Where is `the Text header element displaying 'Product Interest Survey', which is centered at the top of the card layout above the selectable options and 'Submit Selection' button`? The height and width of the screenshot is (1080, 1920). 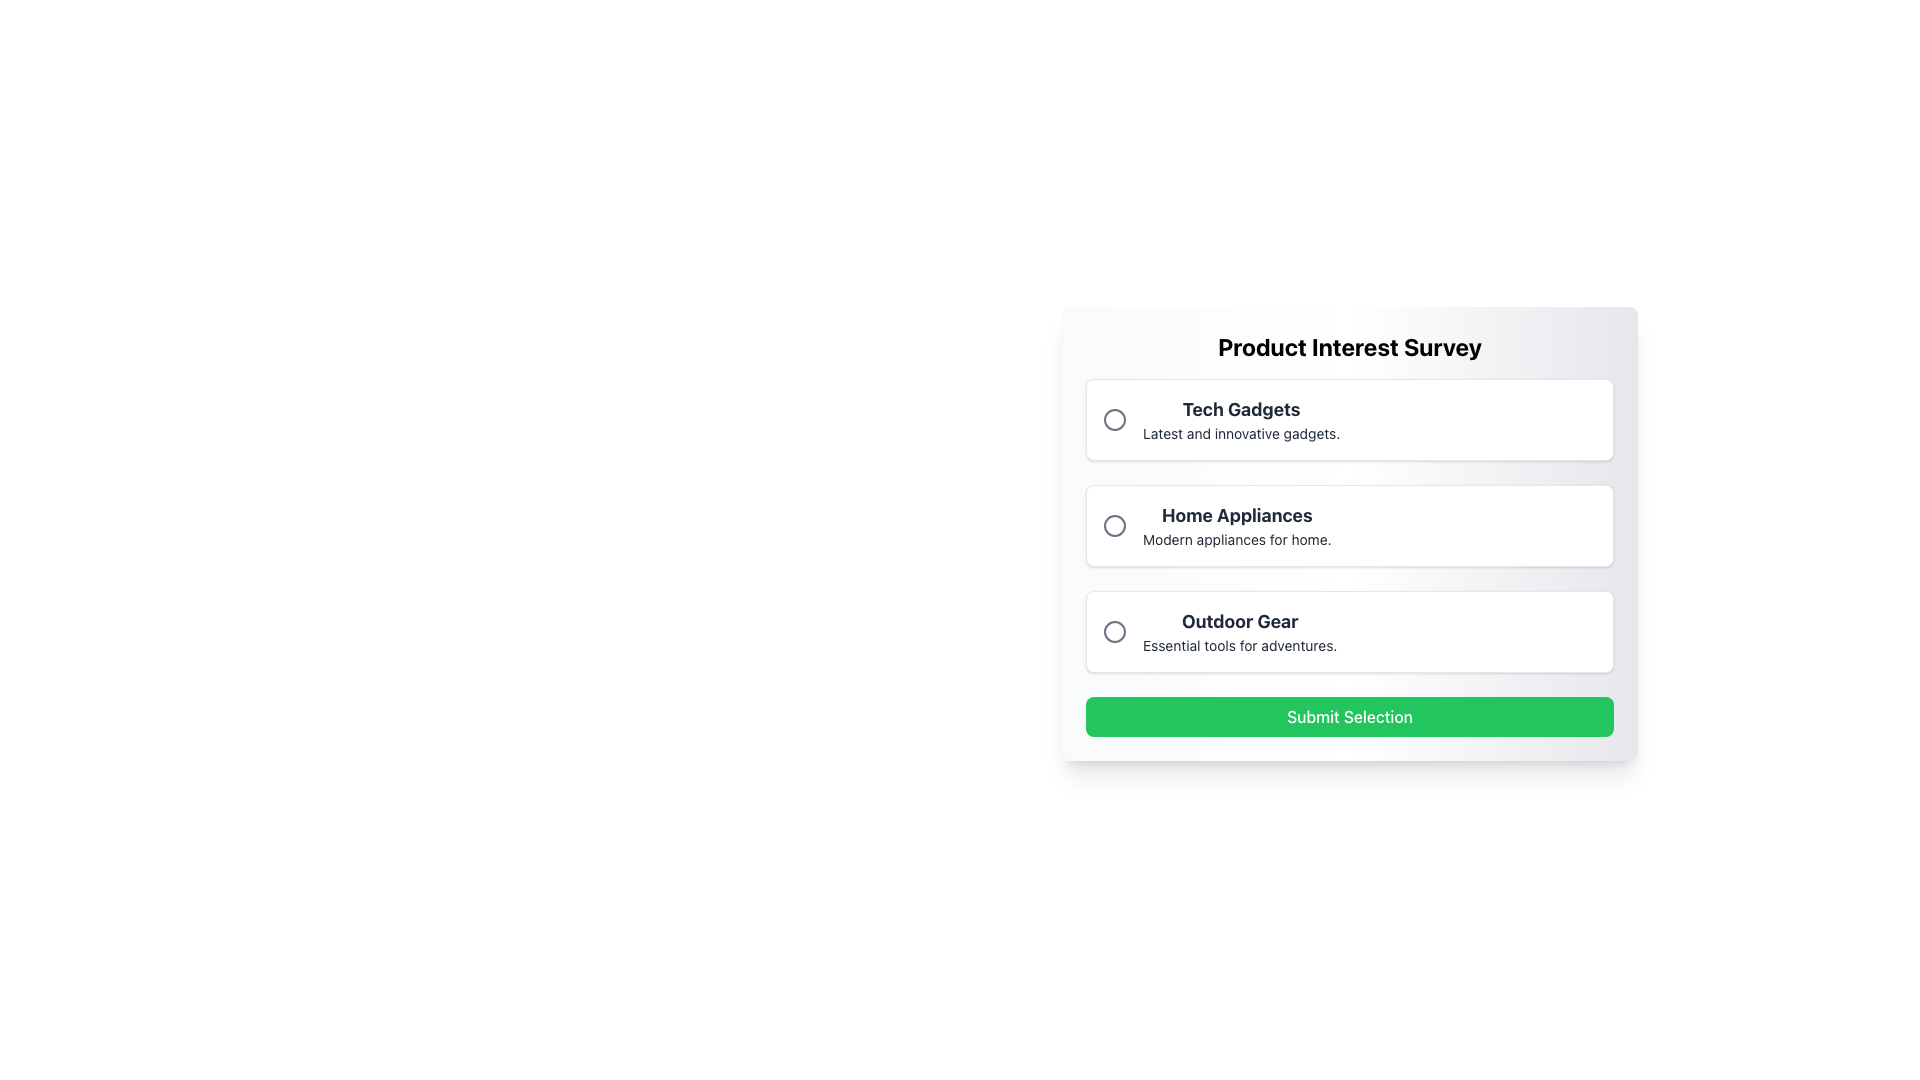 the Text header element displaying 'Product Interest Survey', which is centered at the top of the card layout above the selectable options and 'Submit Selection' button is located at coordinates (1349, 346).